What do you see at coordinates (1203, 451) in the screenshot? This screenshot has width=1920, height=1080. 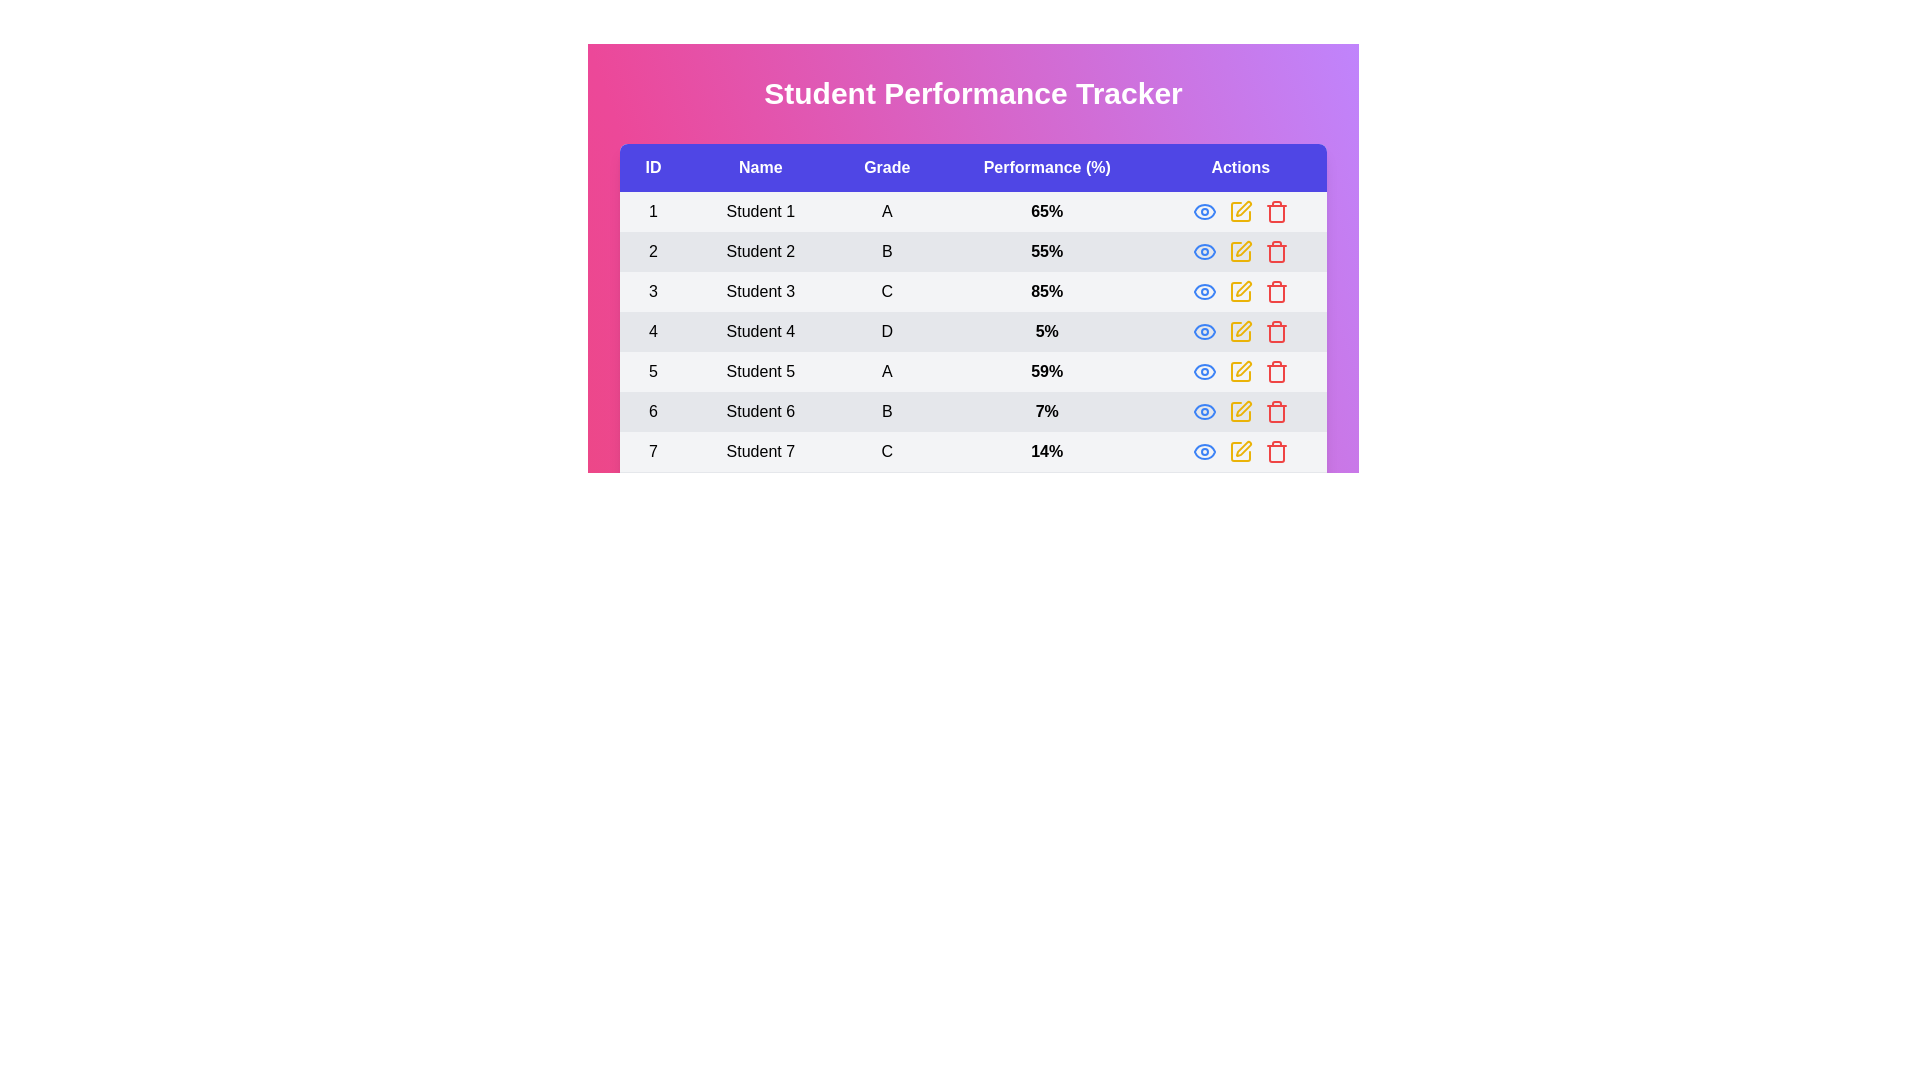 I see `'eye' icon in the 'Actions' column for the student with ID 7` at bounding box center [1203, 451].